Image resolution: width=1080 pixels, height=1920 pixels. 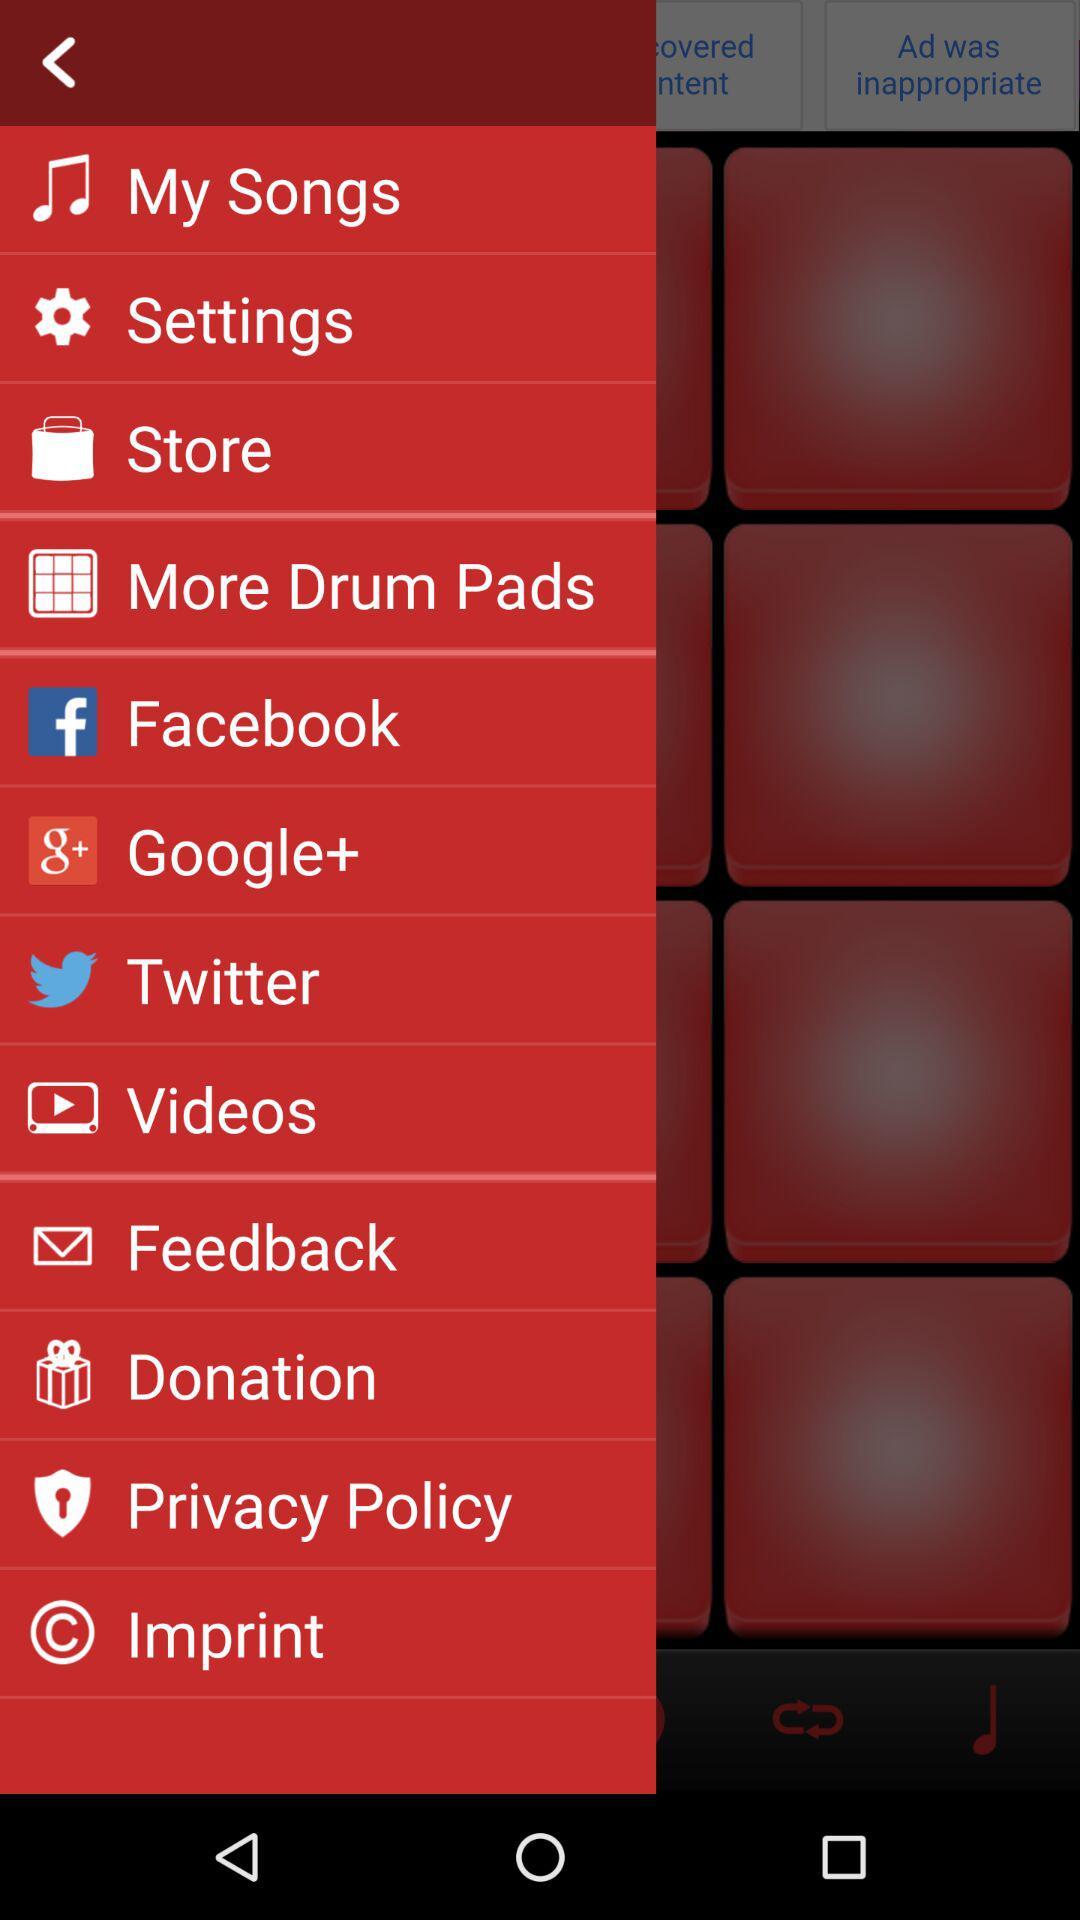 I want to click on return back, so click(x=540, y=65).